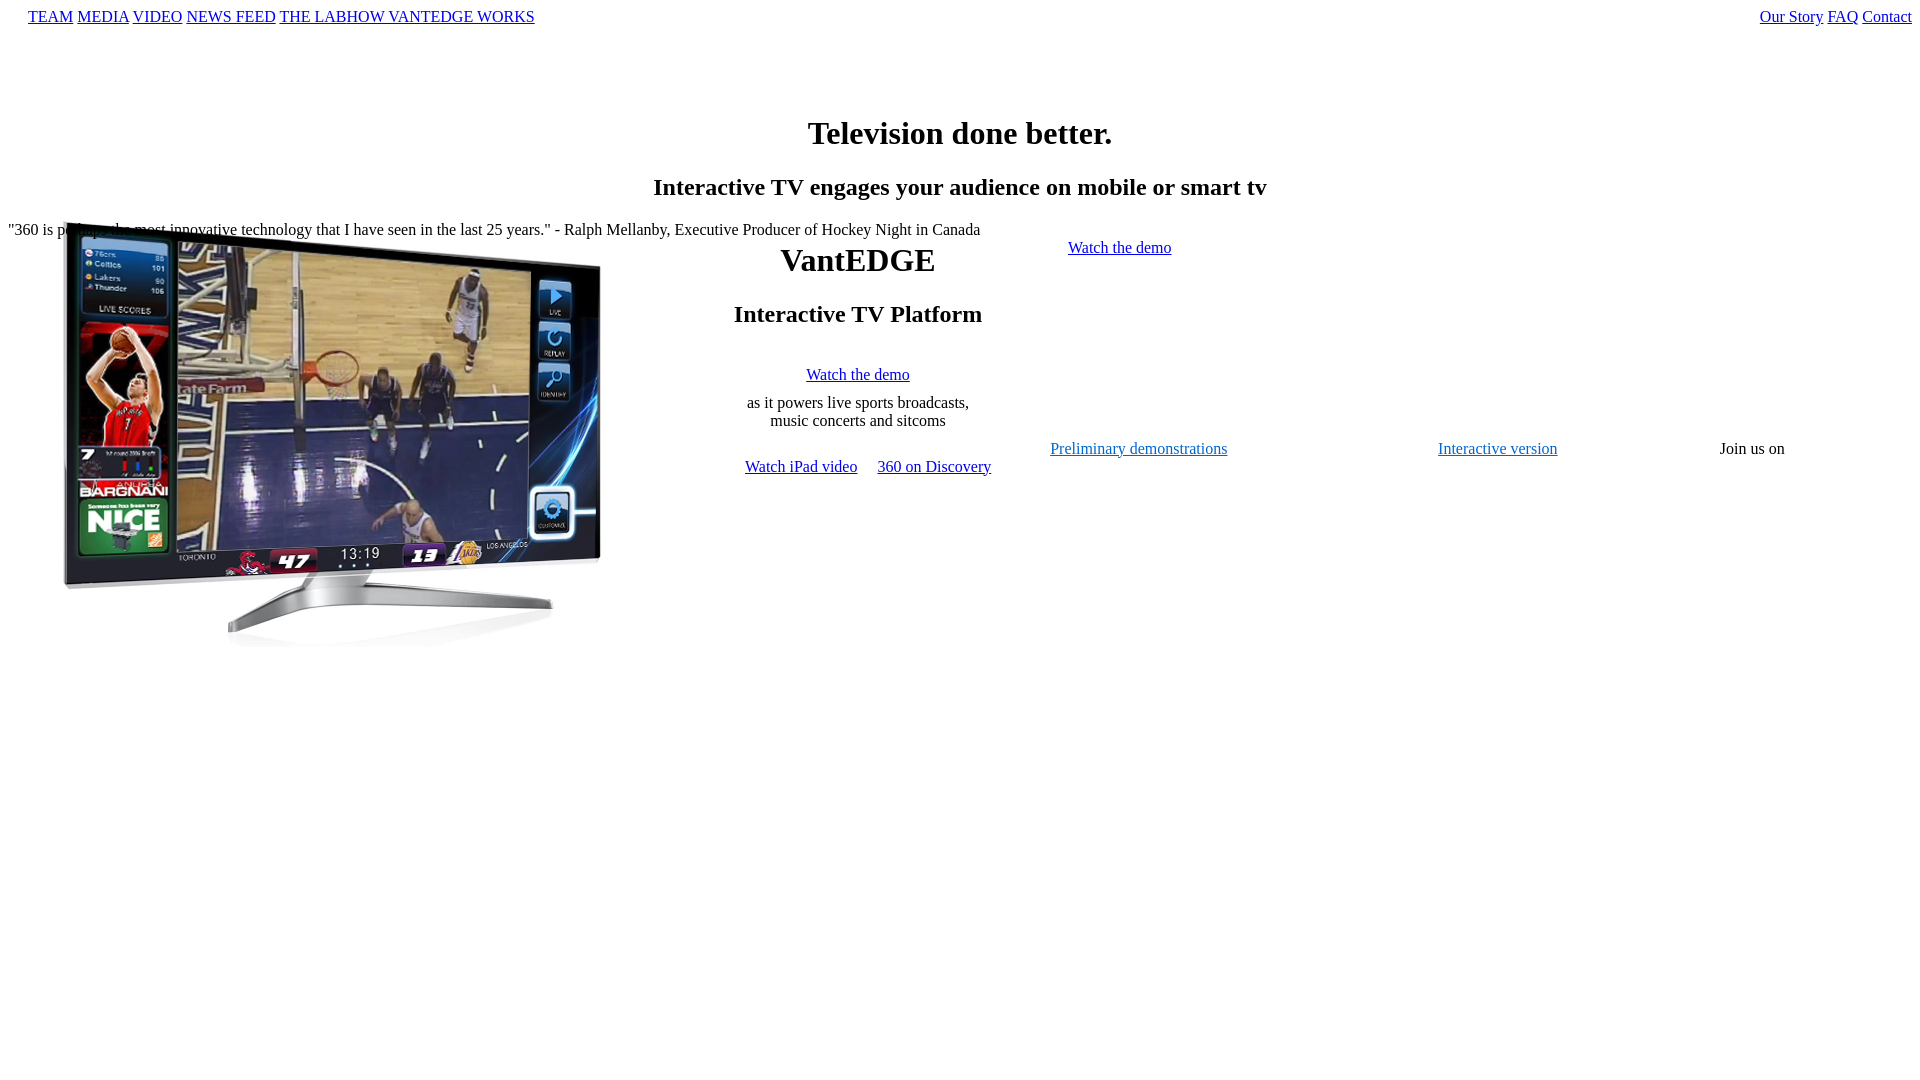  What do you see at coordinates (1841, 16) in the screenshot?
I see `'FAQ'` at bounding box center [1841, 16].